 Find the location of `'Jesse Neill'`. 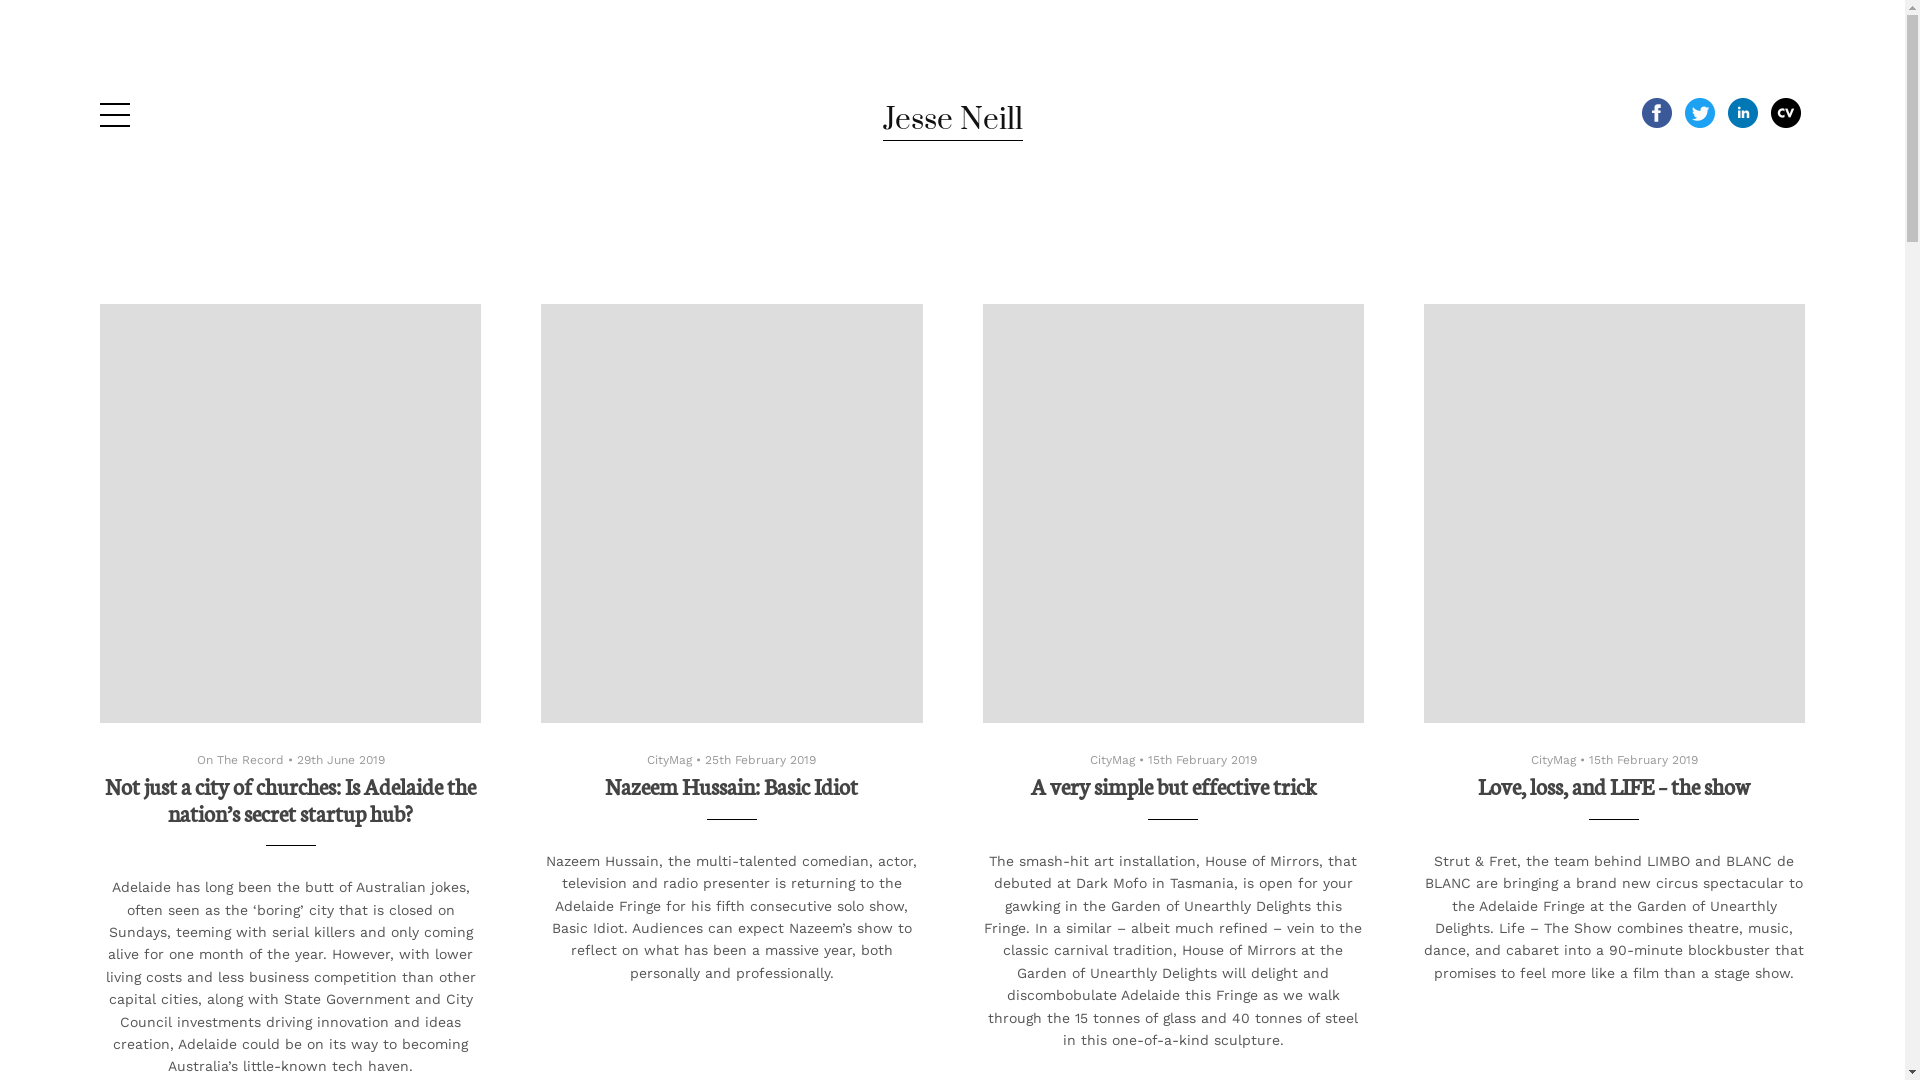

'Jesse Neill' is located at coordinates (950, 119).